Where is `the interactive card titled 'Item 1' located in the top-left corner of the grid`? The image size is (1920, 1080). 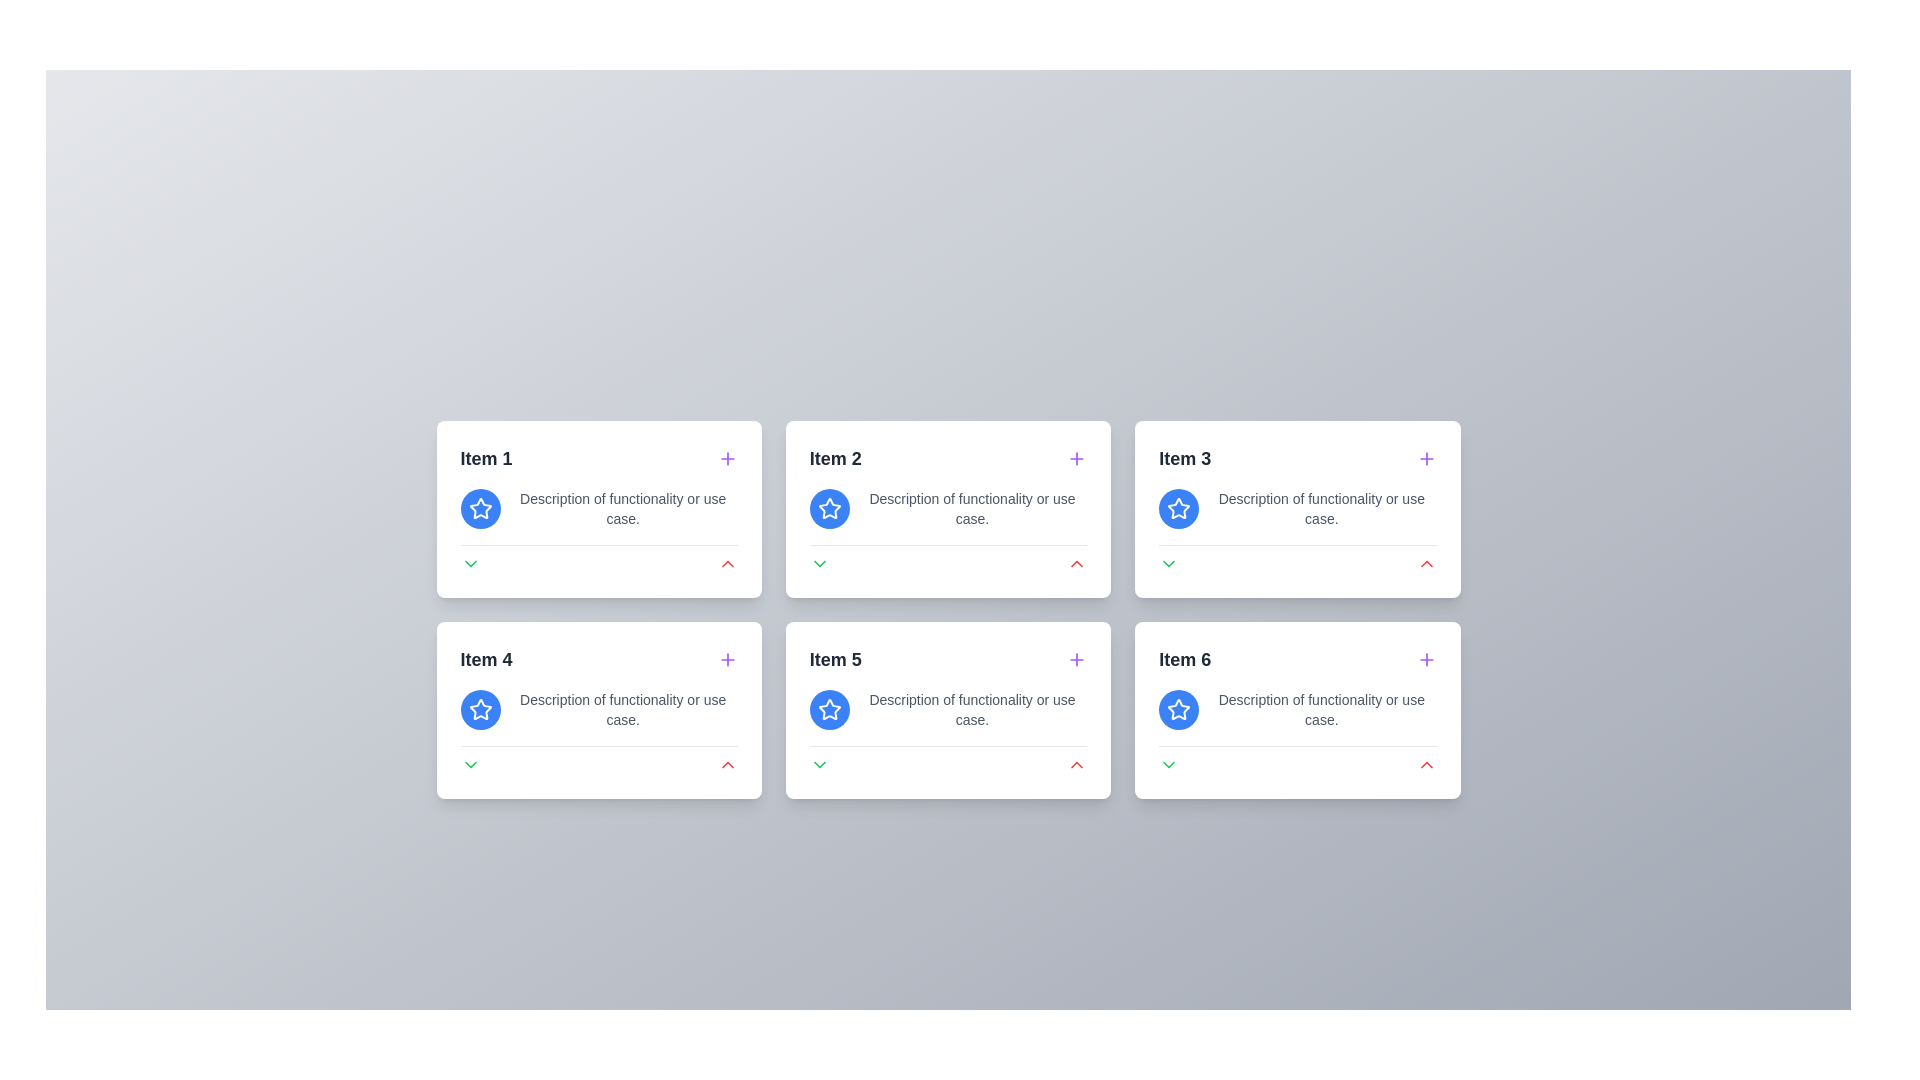
the interactive card titled 'Item 1' located in the top-left corner of the grid is located at coordinates (598, 508).